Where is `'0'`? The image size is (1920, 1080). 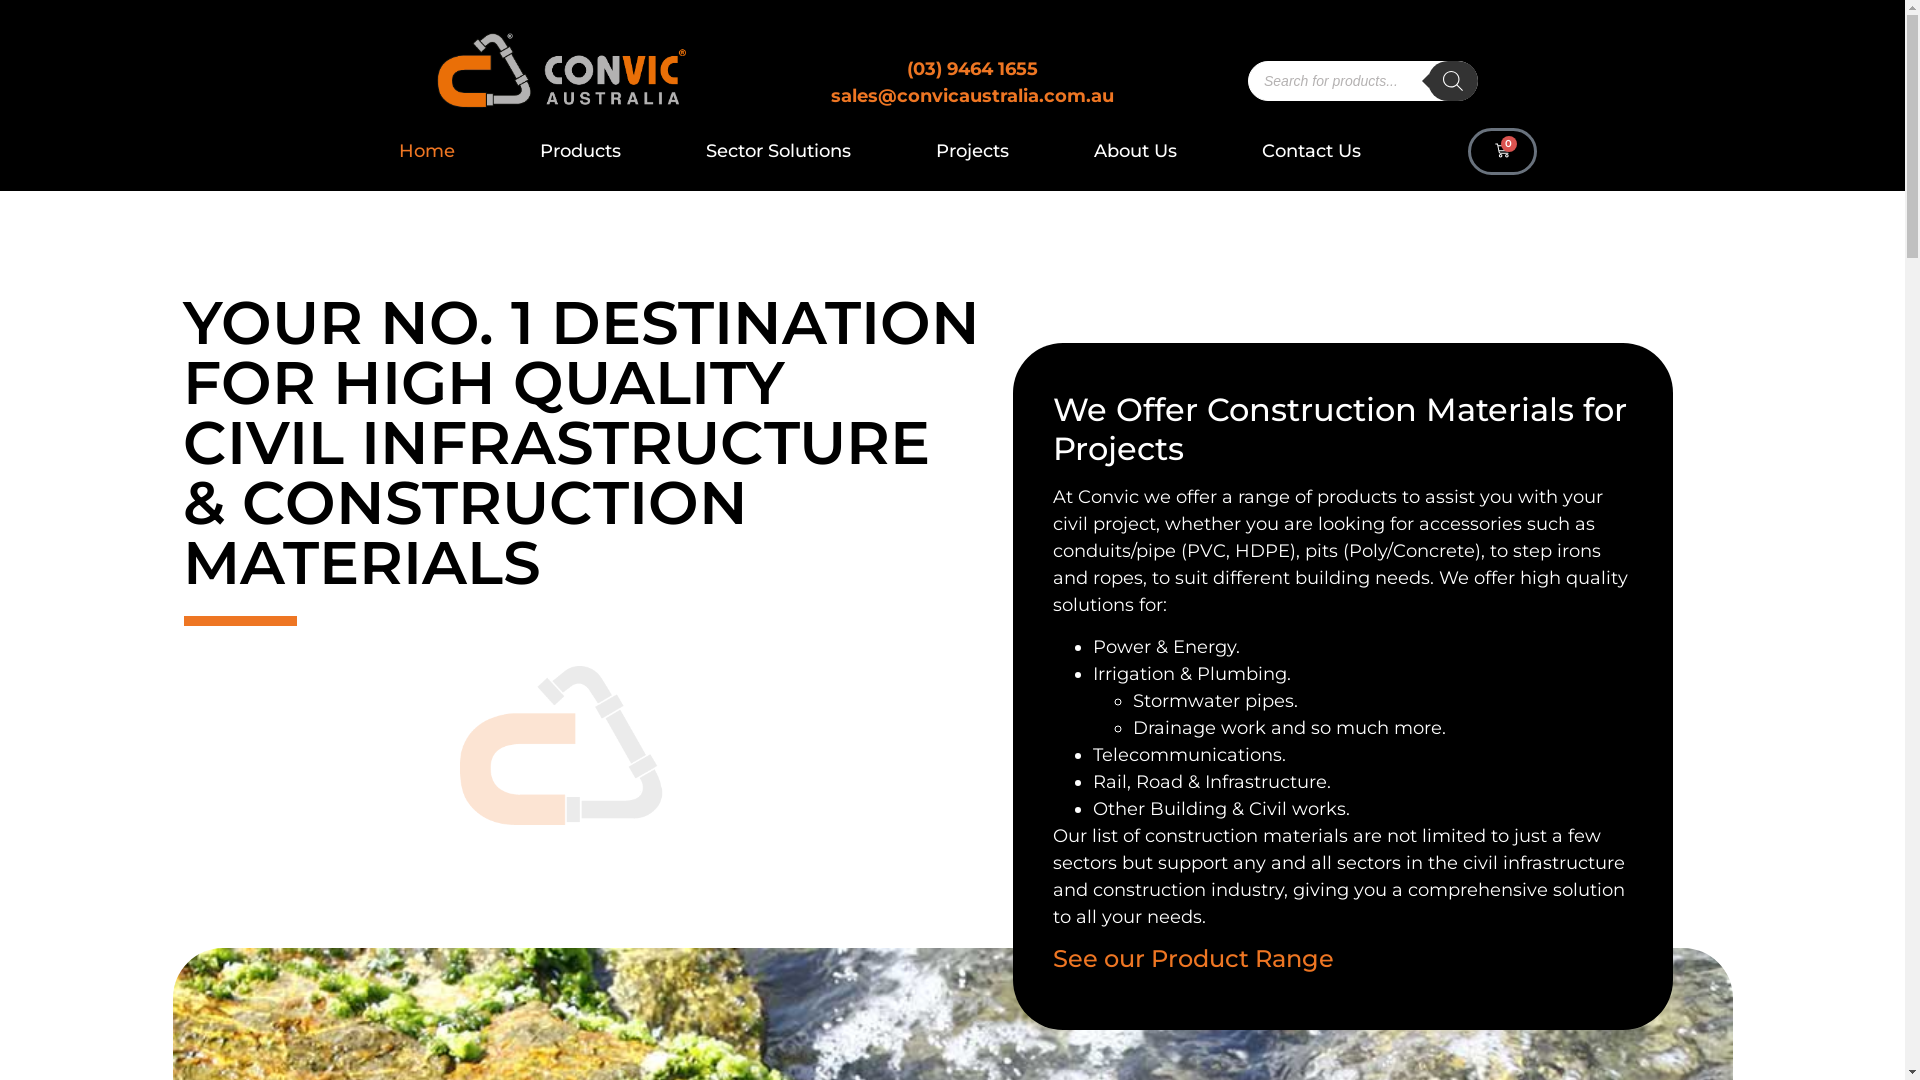 '0' is located at coordinates (1468, 150).